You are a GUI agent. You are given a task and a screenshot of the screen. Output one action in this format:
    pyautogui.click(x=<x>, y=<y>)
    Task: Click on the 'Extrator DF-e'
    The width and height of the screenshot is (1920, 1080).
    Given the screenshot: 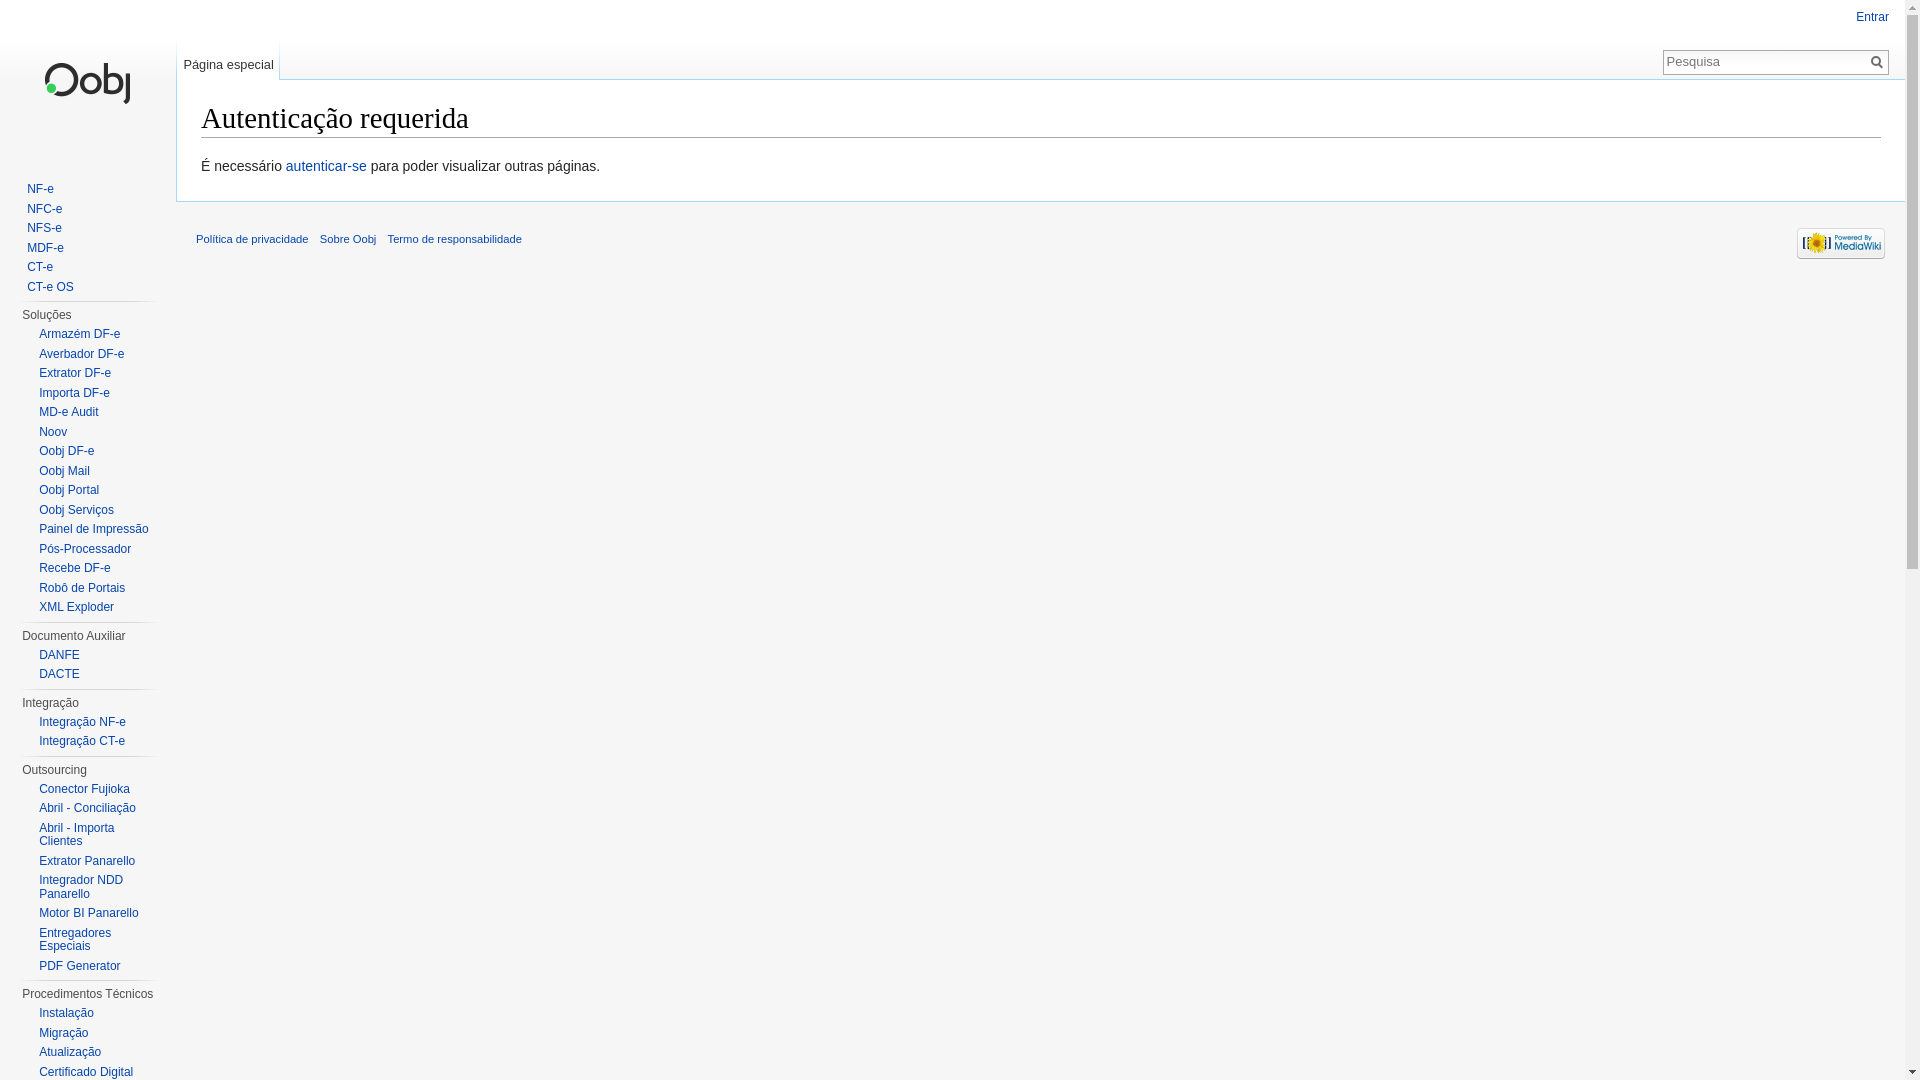 What is the action you would take?
    pyautogui.click(x=75, y=373)
    